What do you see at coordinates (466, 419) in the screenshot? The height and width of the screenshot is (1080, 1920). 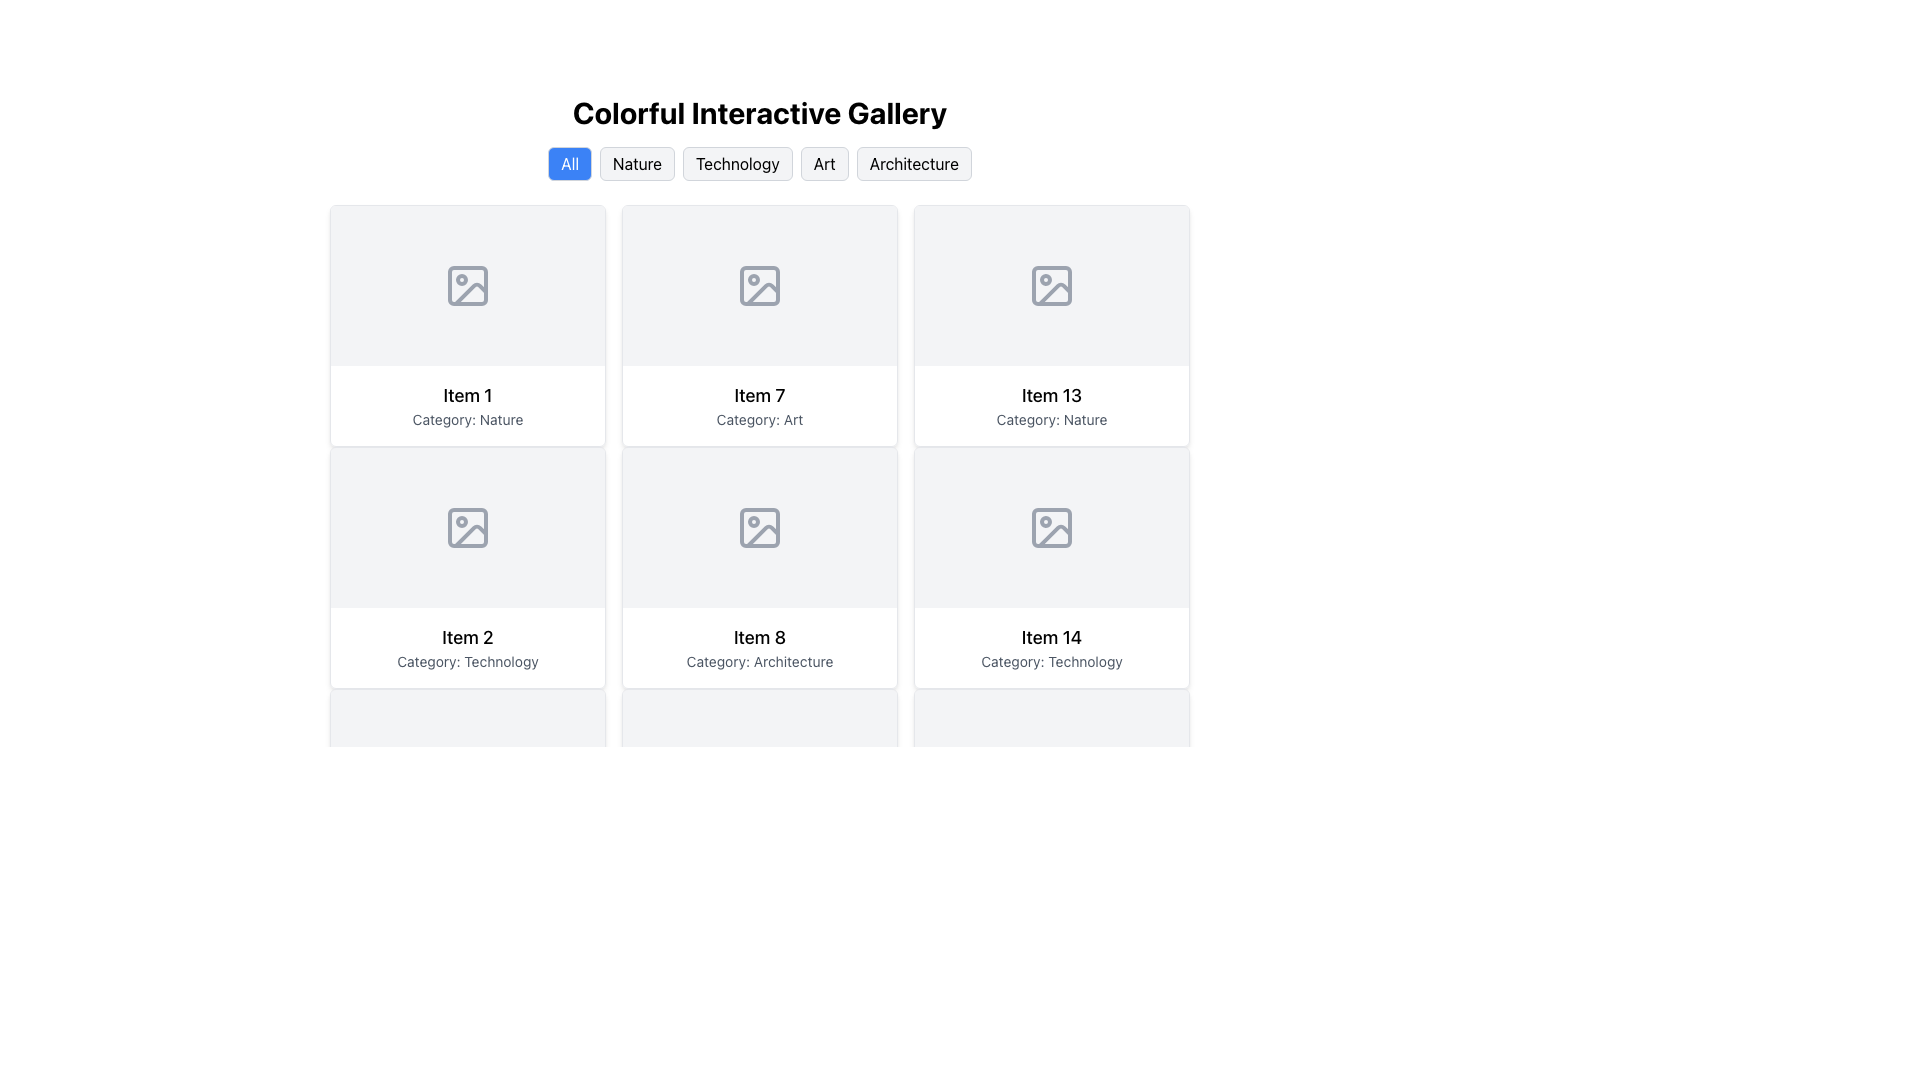 I see `static text label that reads 'Category: Nature', which is positioned directly beneath the heading 'Item 1' in the grid layout` at bounding box center [466, 419].